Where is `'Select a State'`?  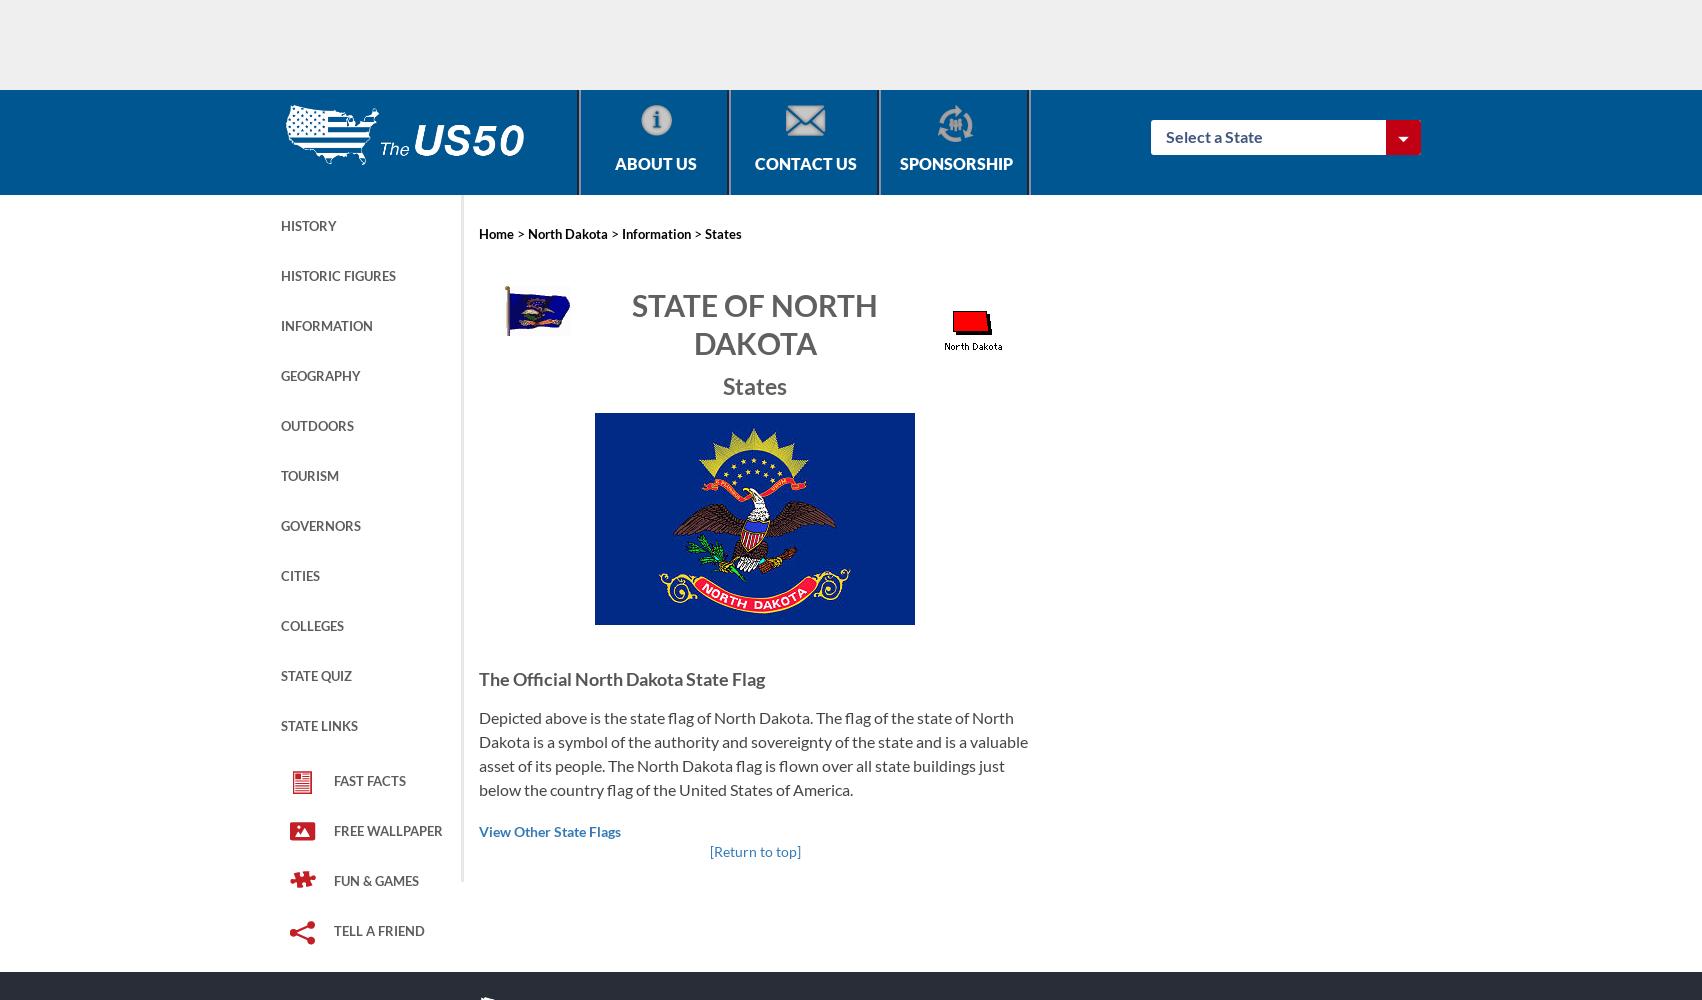 'Select a State' is located at coordinates (1166, 136).